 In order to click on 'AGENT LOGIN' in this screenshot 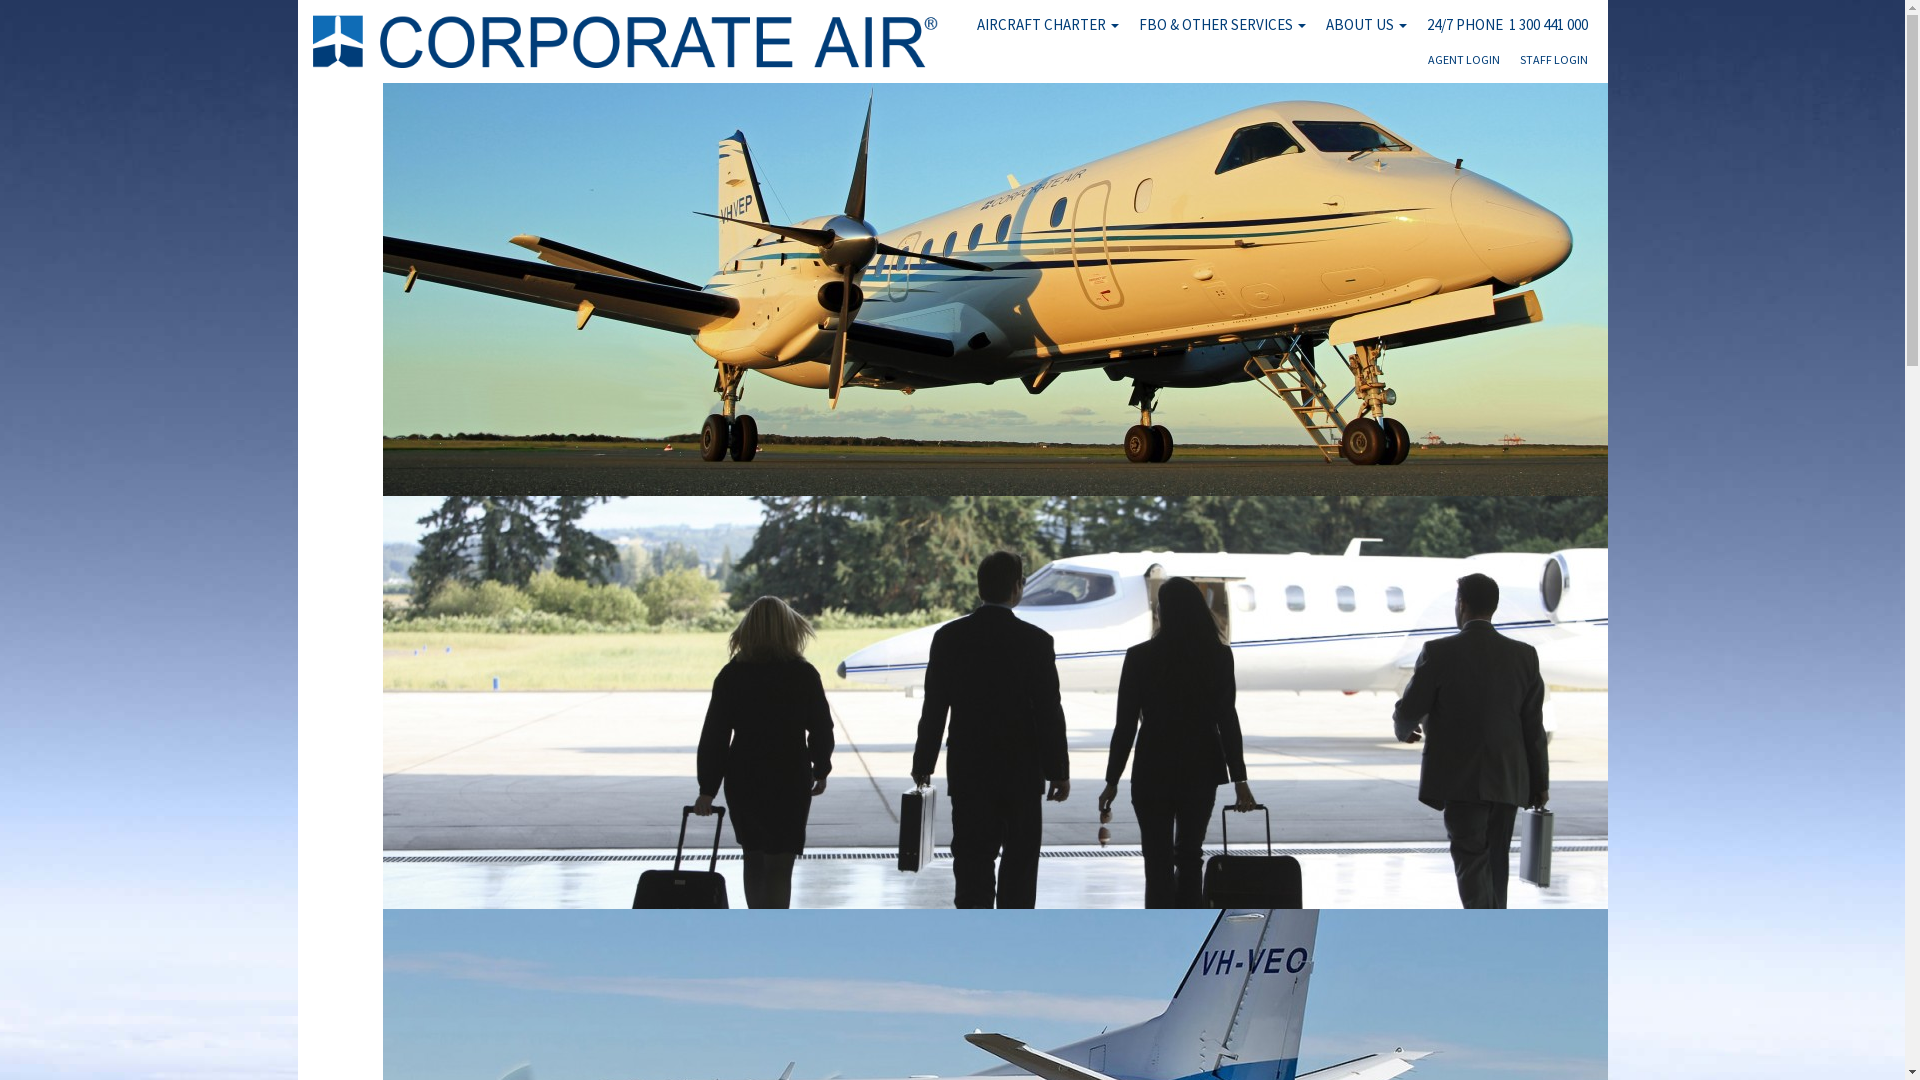, I will do `click(1464, 64)`.